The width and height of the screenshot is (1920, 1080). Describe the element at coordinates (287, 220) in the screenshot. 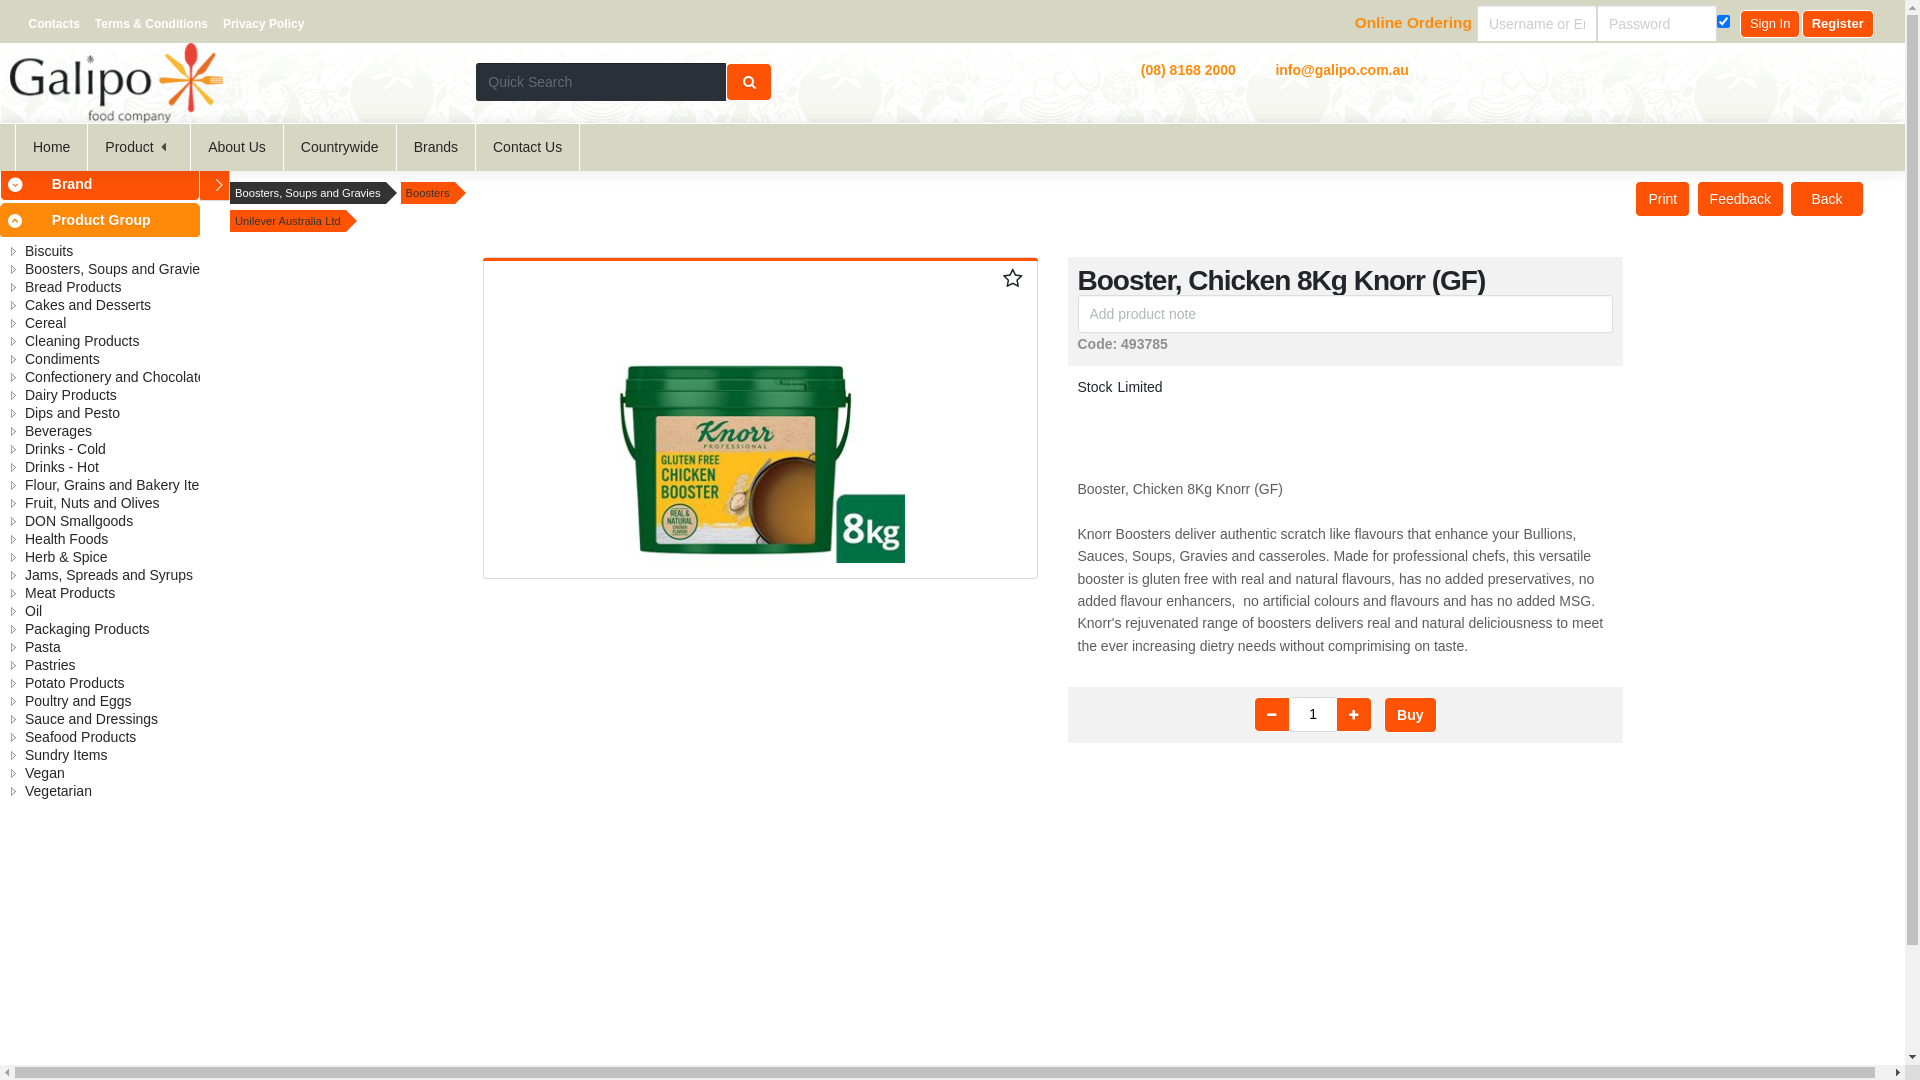

I see `'Unilever Australia Ltd'` at that location.